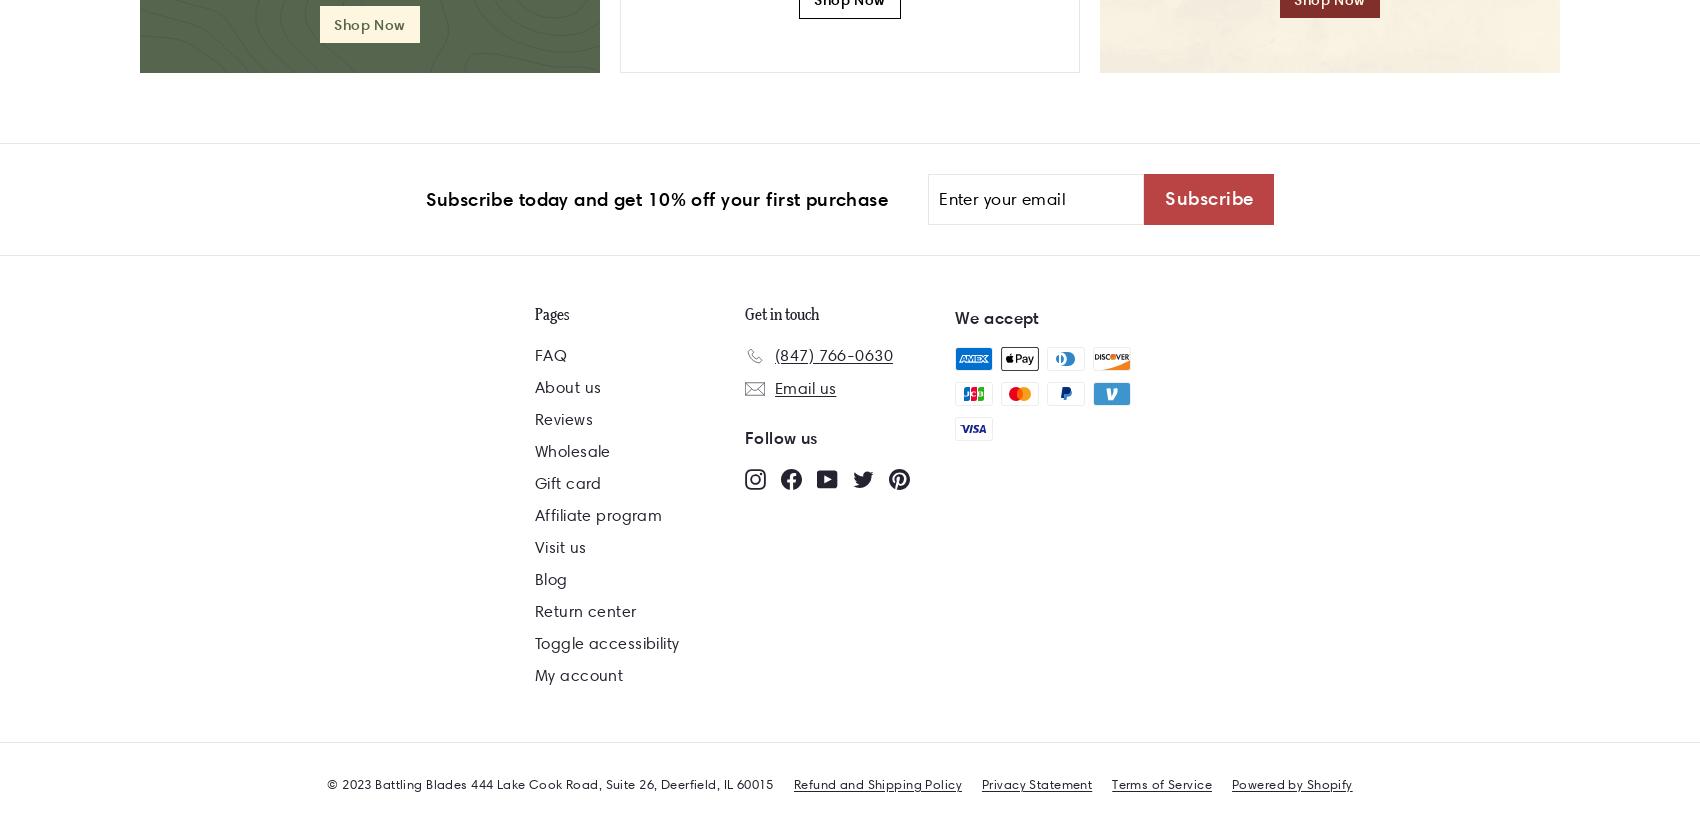 Image resolution: width=1700 pixels, height=826 pixels. What do you see at coordinates (566, 482) in the screenshot?
I see `'Gift card'` at bounding box center [566, 482].